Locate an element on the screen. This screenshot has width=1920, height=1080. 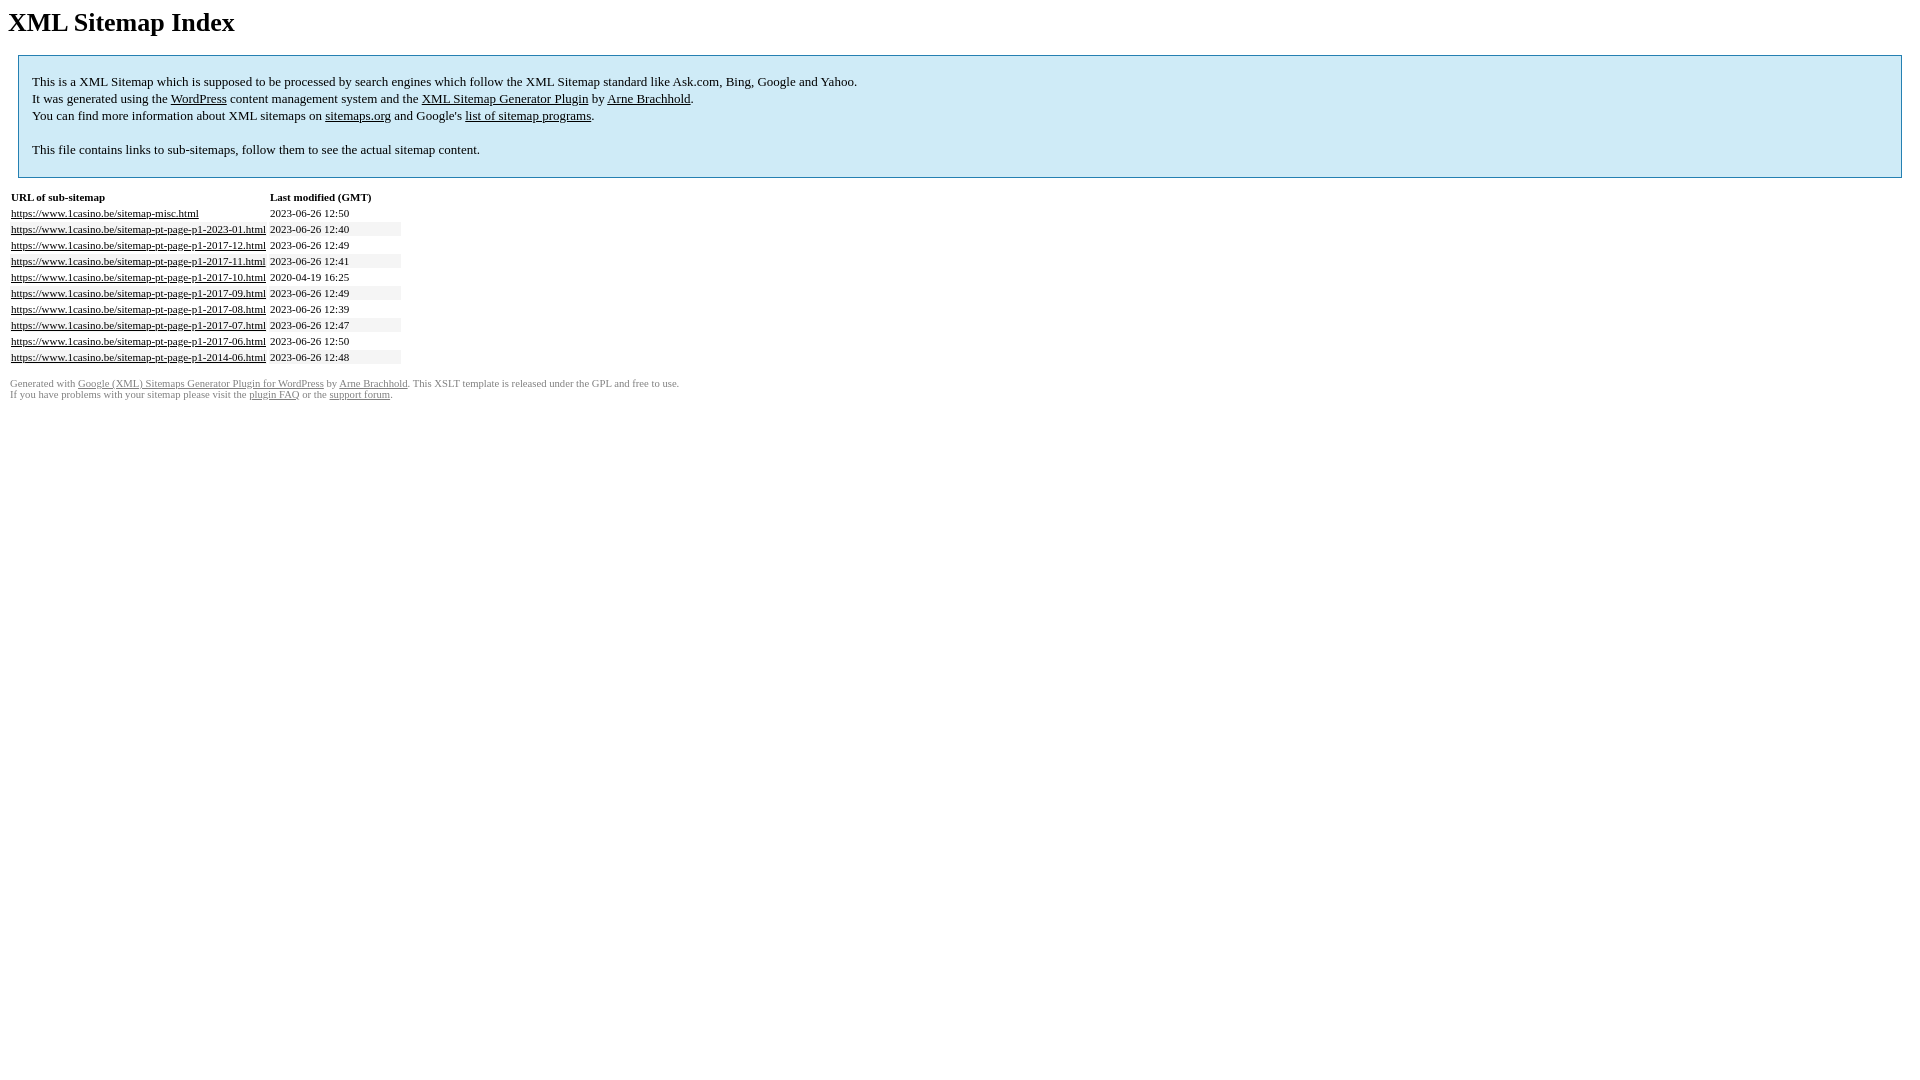
'Google (XML) Sitemaps Generator Plugin for WordPress' is located at coordinates (201, 383).